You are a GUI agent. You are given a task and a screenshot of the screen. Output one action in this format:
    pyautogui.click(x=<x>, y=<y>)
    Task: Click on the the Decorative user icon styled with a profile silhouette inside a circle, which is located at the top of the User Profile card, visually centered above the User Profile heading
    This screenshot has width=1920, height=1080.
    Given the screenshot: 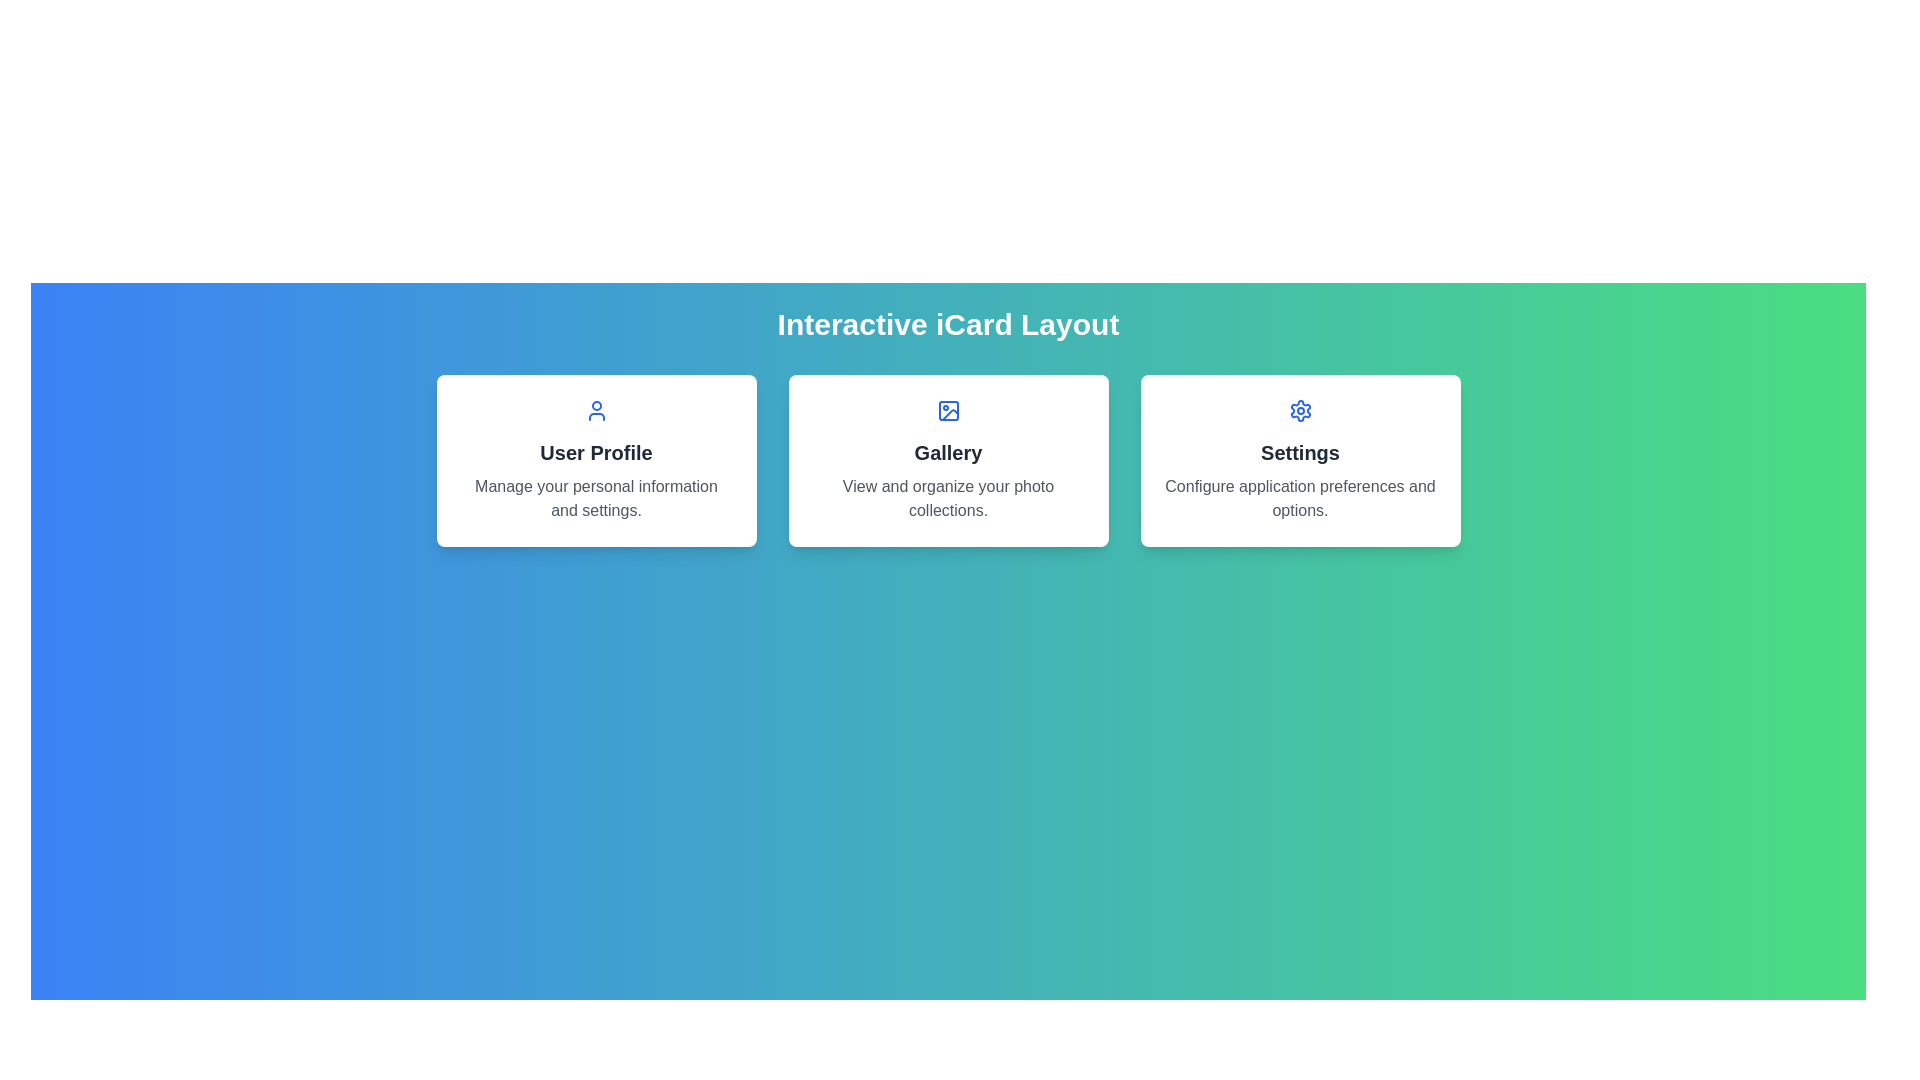 What is the action you would take?
    pyautogui.click(x=595, y=410)
    